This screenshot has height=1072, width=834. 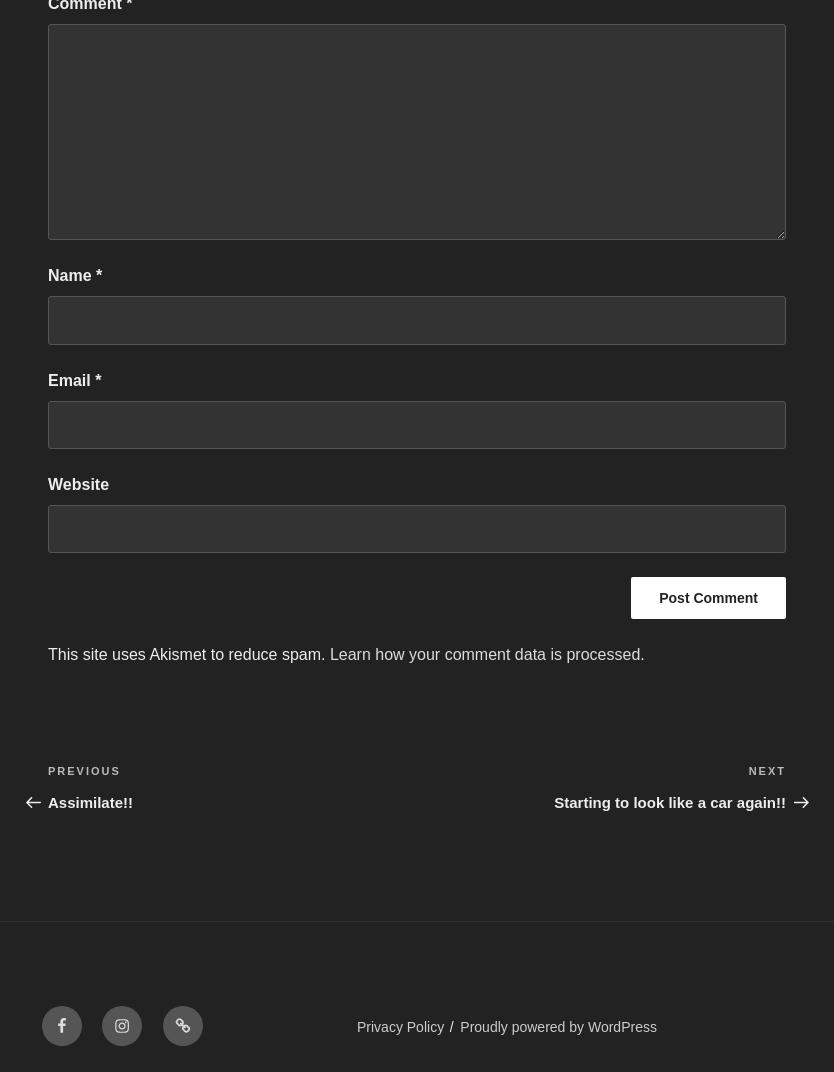 I want to click on 'Previous', so click(x=82, y=770).